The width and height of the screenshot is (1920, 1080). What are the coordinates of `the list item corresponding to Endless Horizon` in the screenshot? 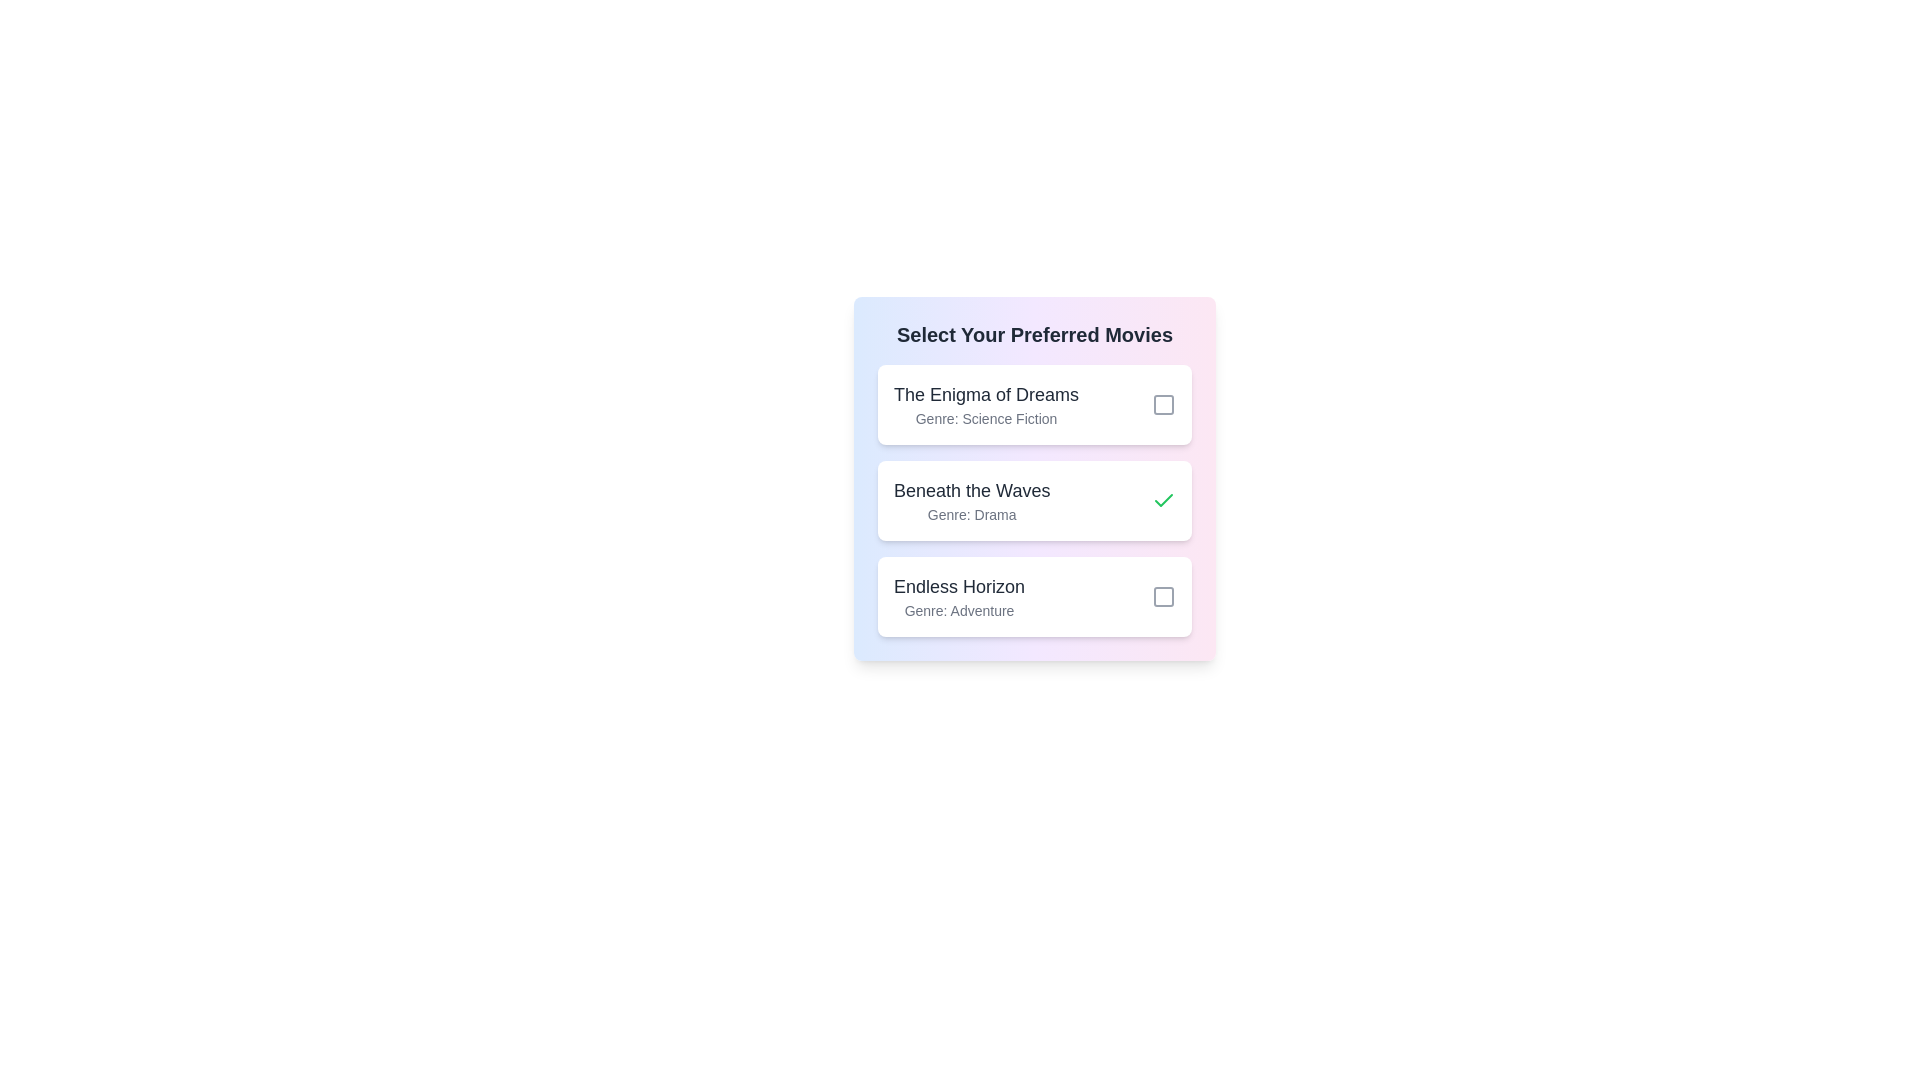 It's located at (1035, 596).